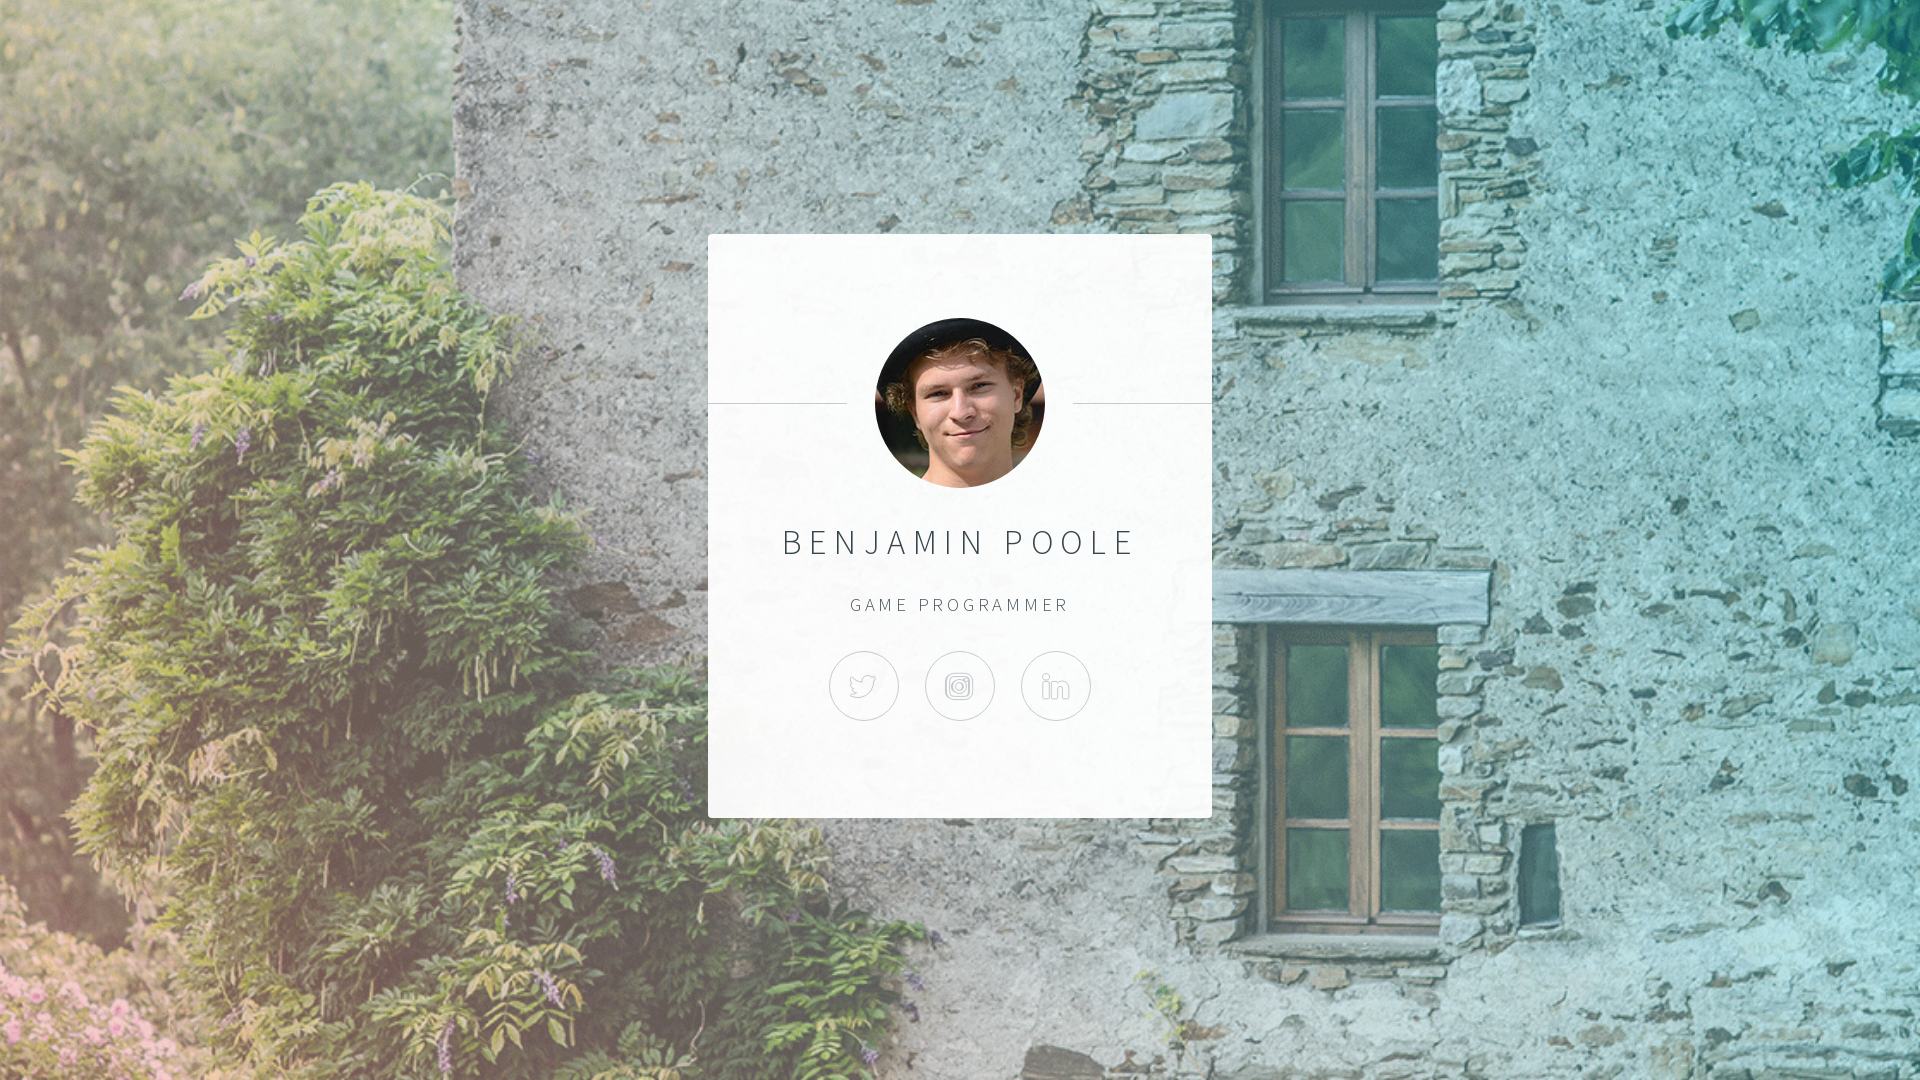 The image size is (1920, 1080). I want to click on 'INSTAGRAM', so click(960, 685).